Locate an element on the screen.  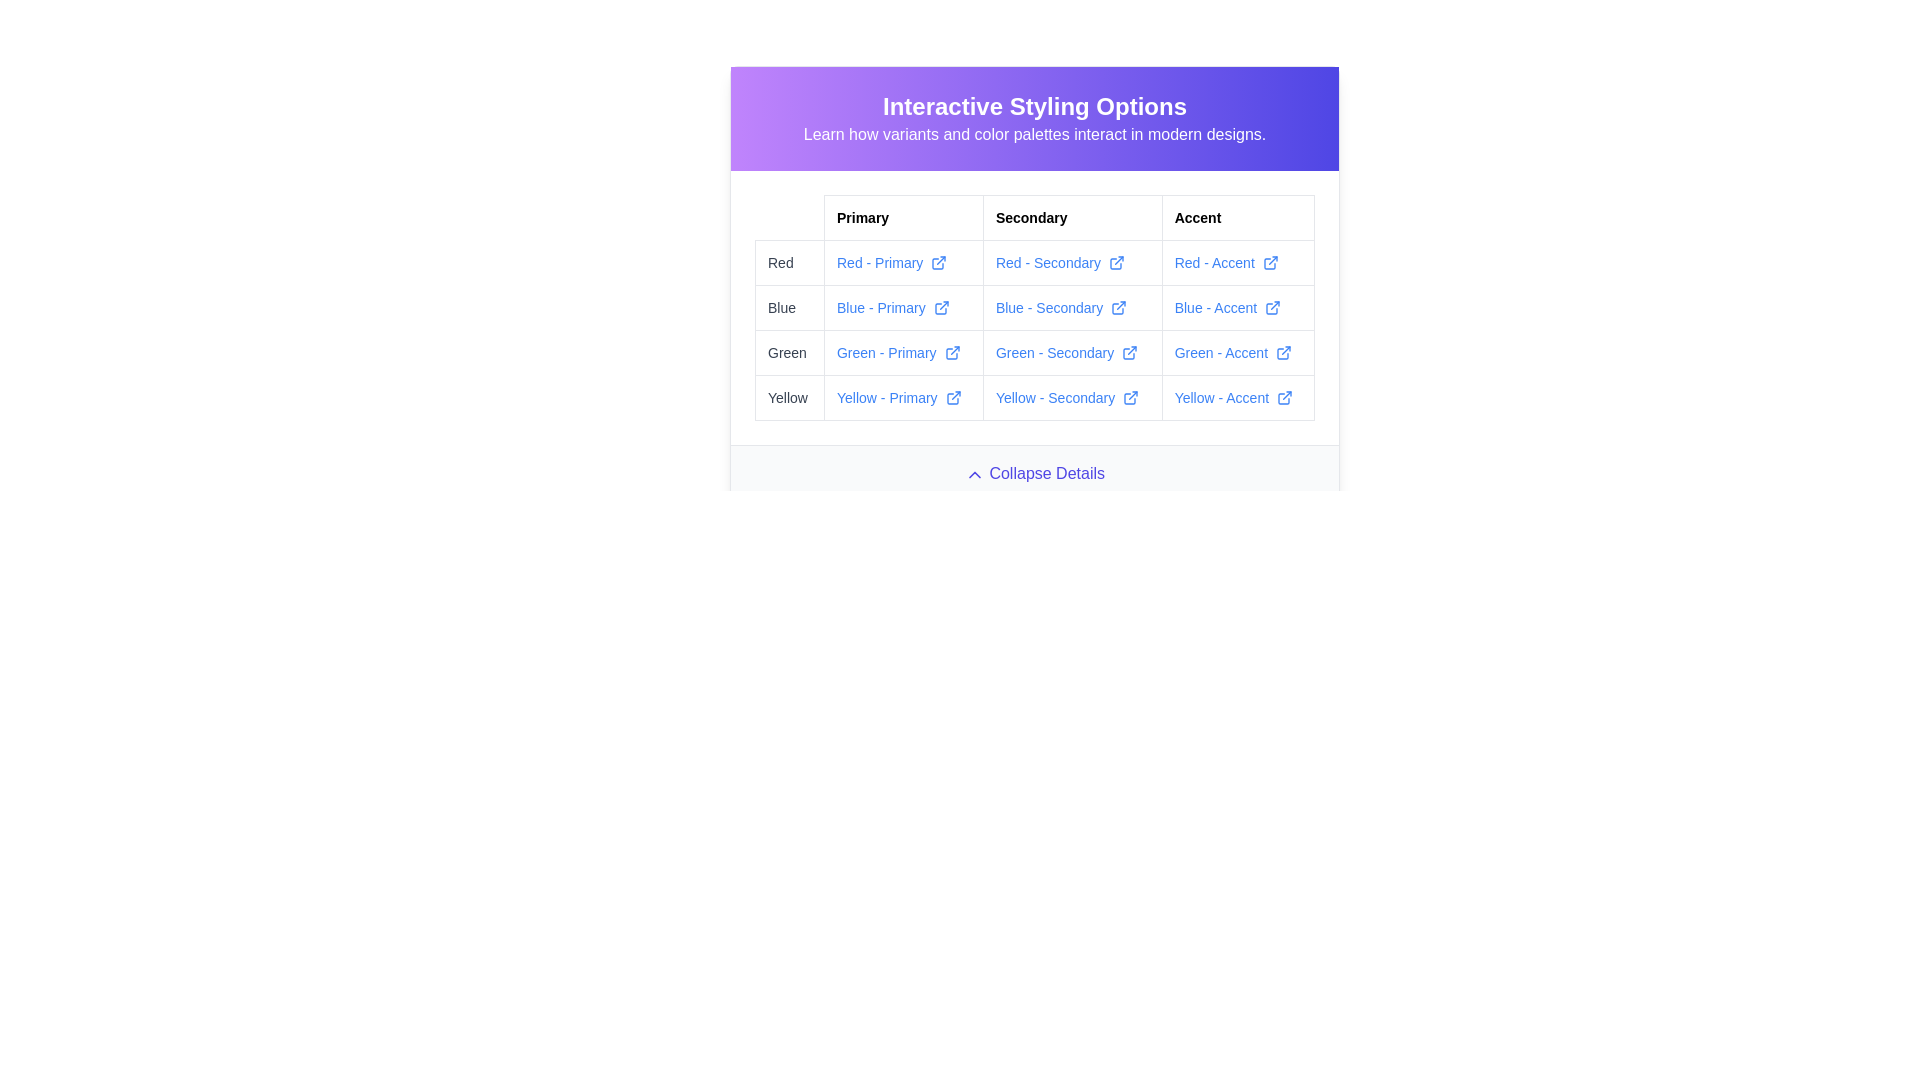
the hyperlink labeled 'Red - Secondary' which is styled in blue and underlined on hover, located in the 'Secondary' column of the 'Red' row is located at coordinates (1071, 261).